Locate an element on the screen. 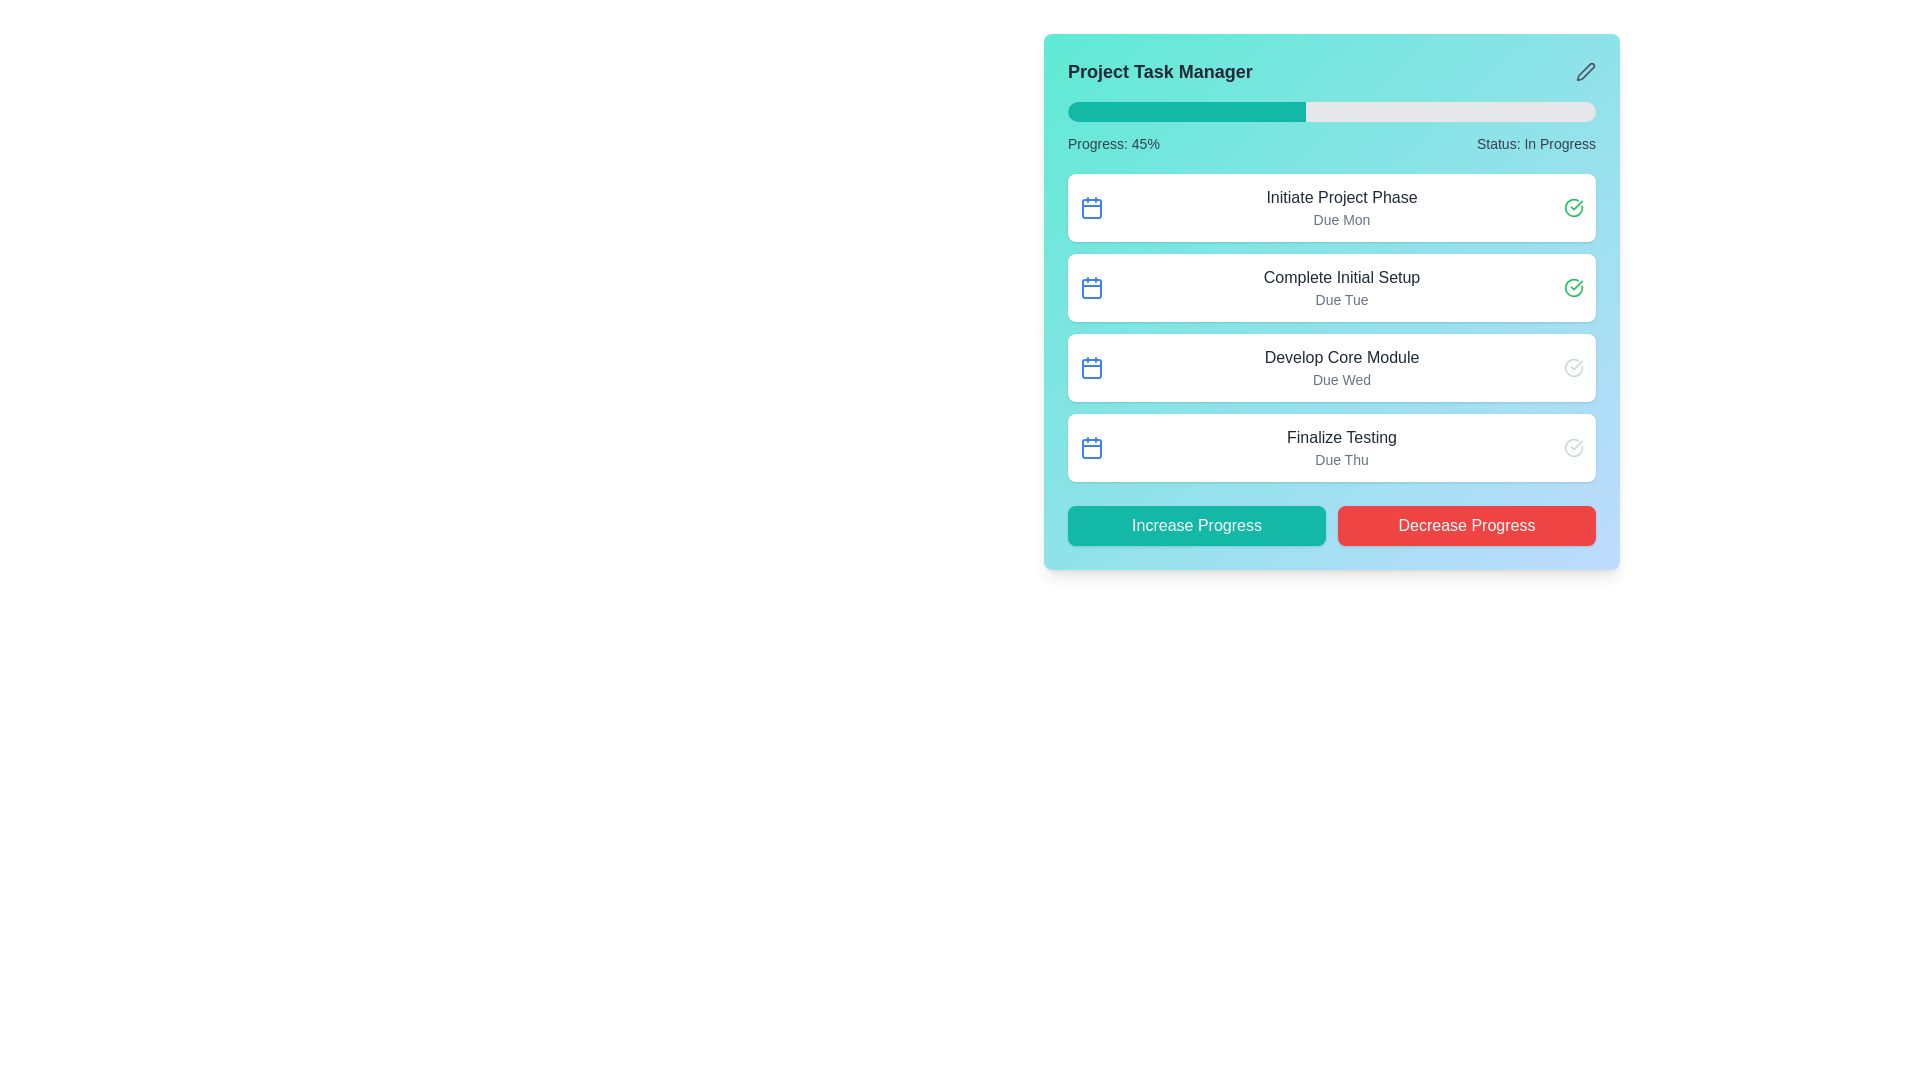 The image size is (1920, 1080). the Text Display section that shows 'Finalize Testing' and 'Due Thu' located in the fourth task item of the 'Project Task Manager' module is located at coordinates (1342, 446).